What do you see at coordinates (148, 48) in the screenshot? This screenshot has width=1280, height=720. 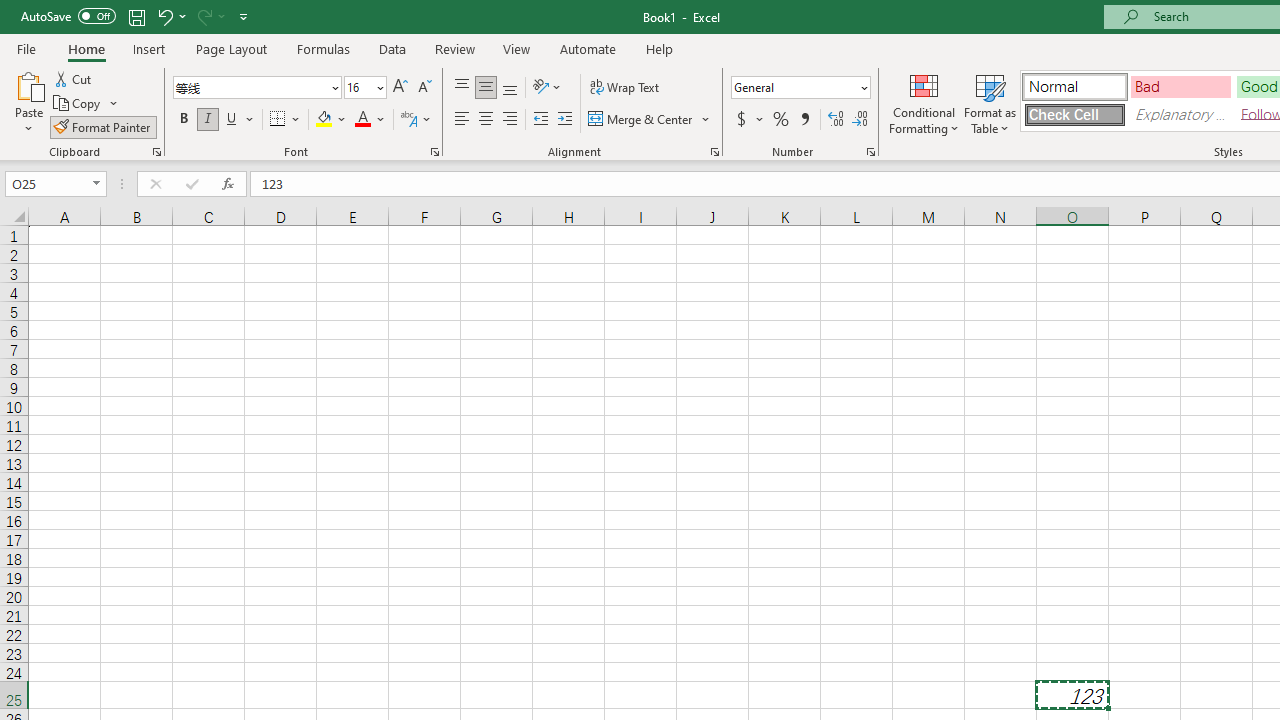 I see `'Insert'` at bounding box center [148, 48].